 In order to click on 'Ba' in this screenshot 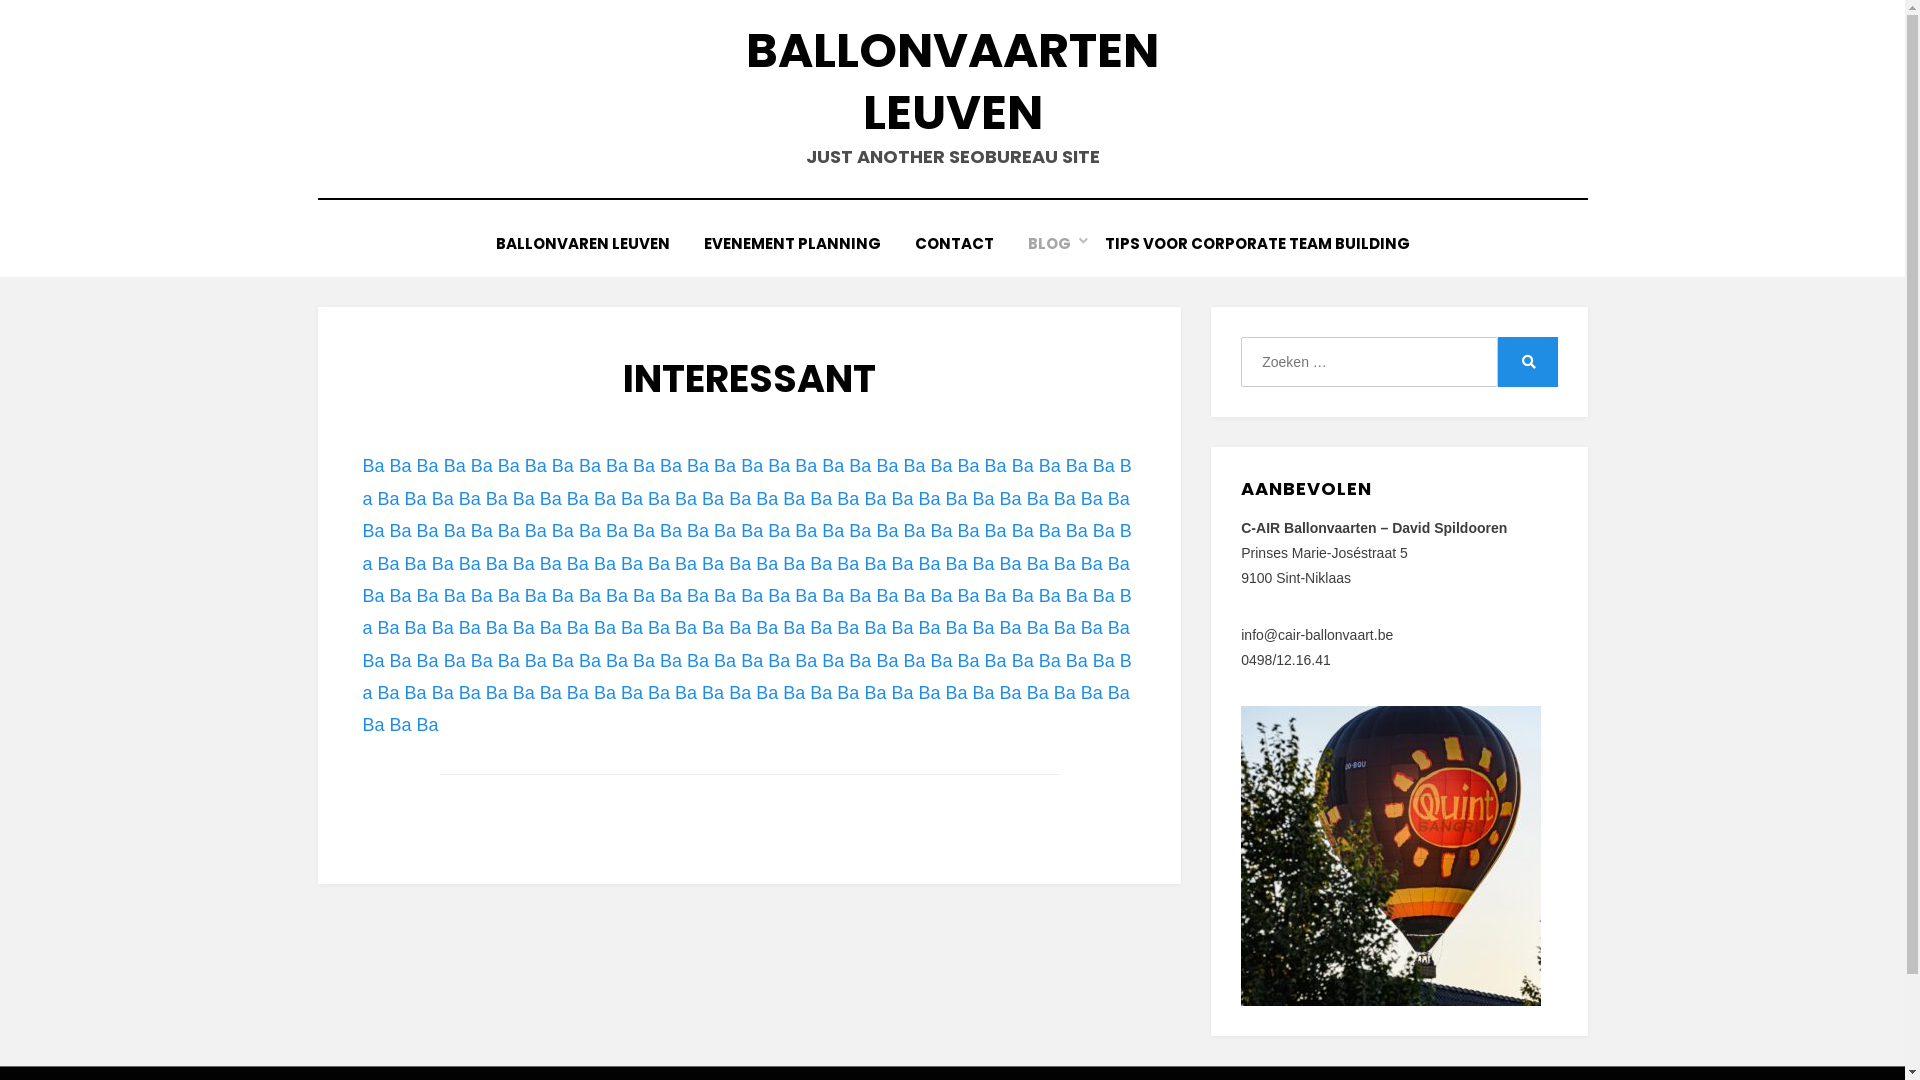, I will do `click(589, 595)`.